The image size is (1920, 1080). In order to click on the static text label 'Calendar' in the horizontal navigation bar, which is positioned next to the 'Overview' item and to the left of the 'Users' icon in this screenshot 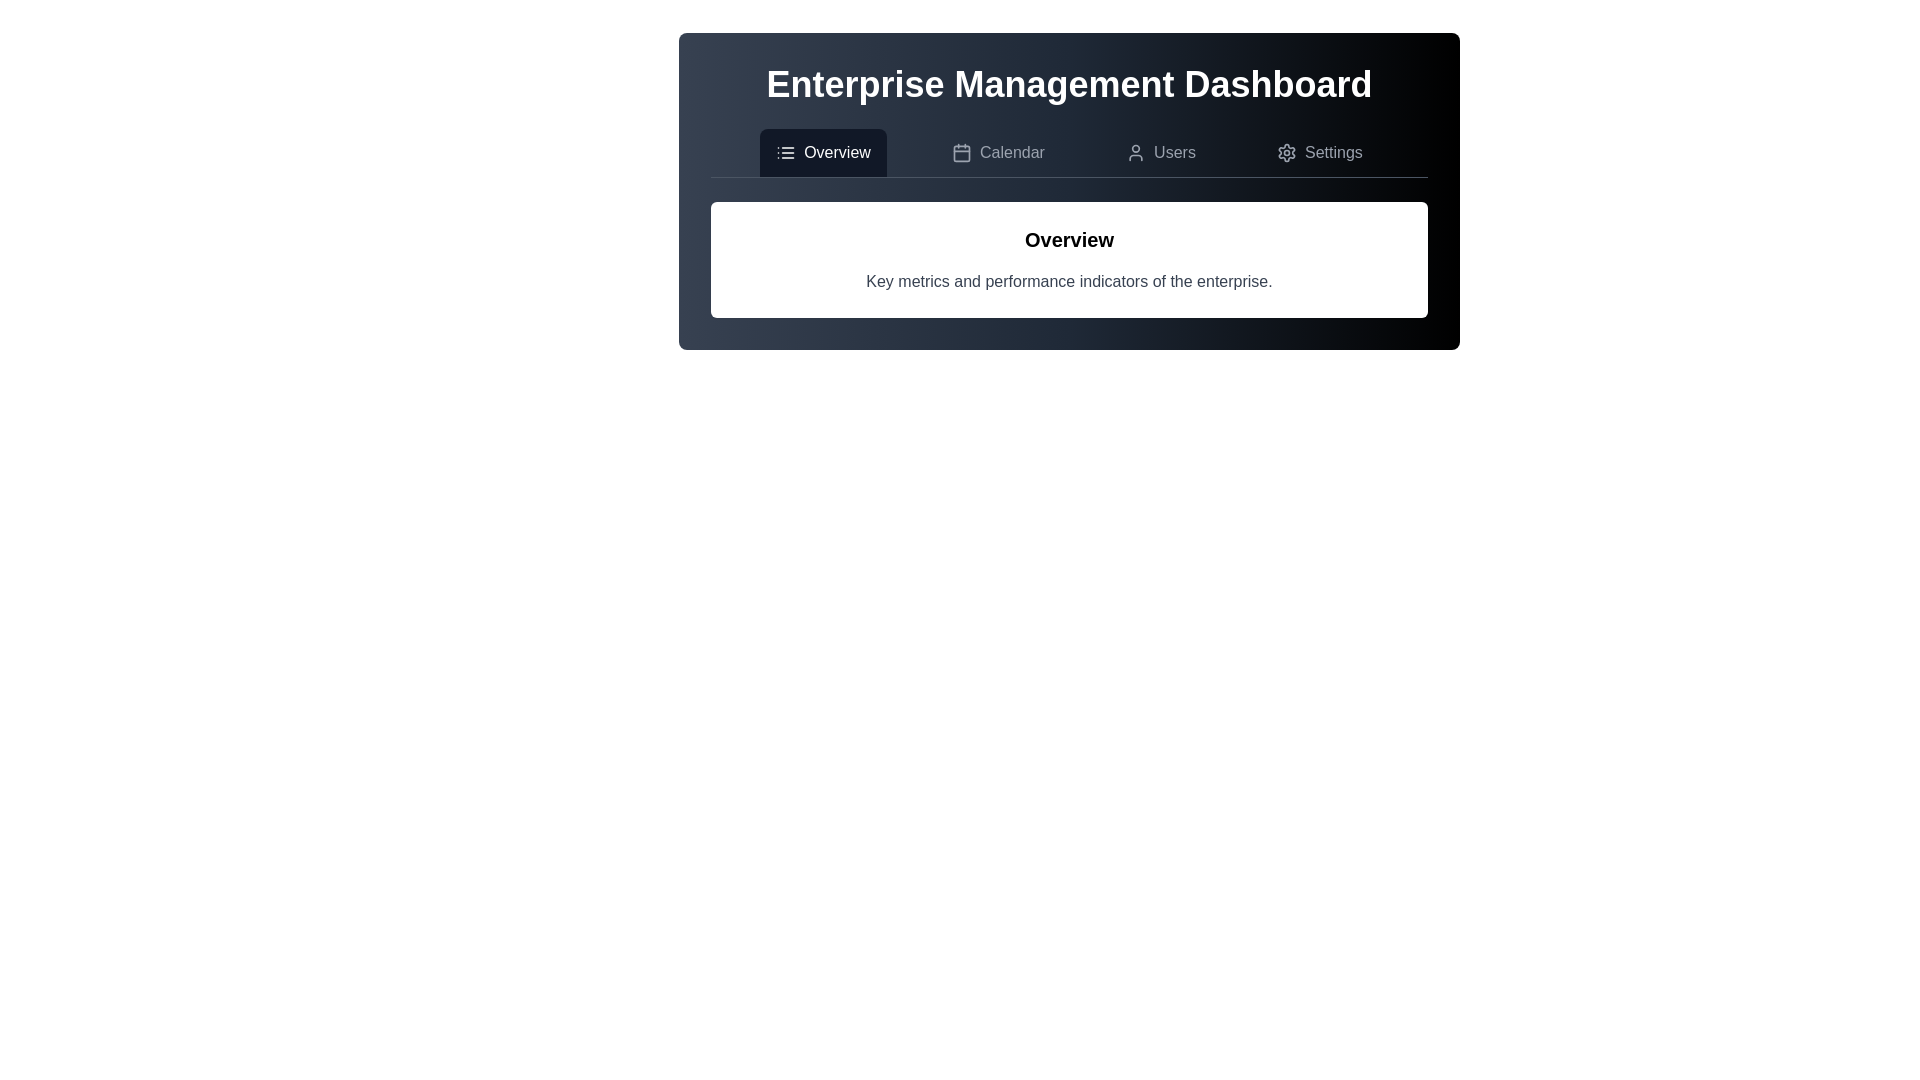, I will do `click(1012, 152)`.